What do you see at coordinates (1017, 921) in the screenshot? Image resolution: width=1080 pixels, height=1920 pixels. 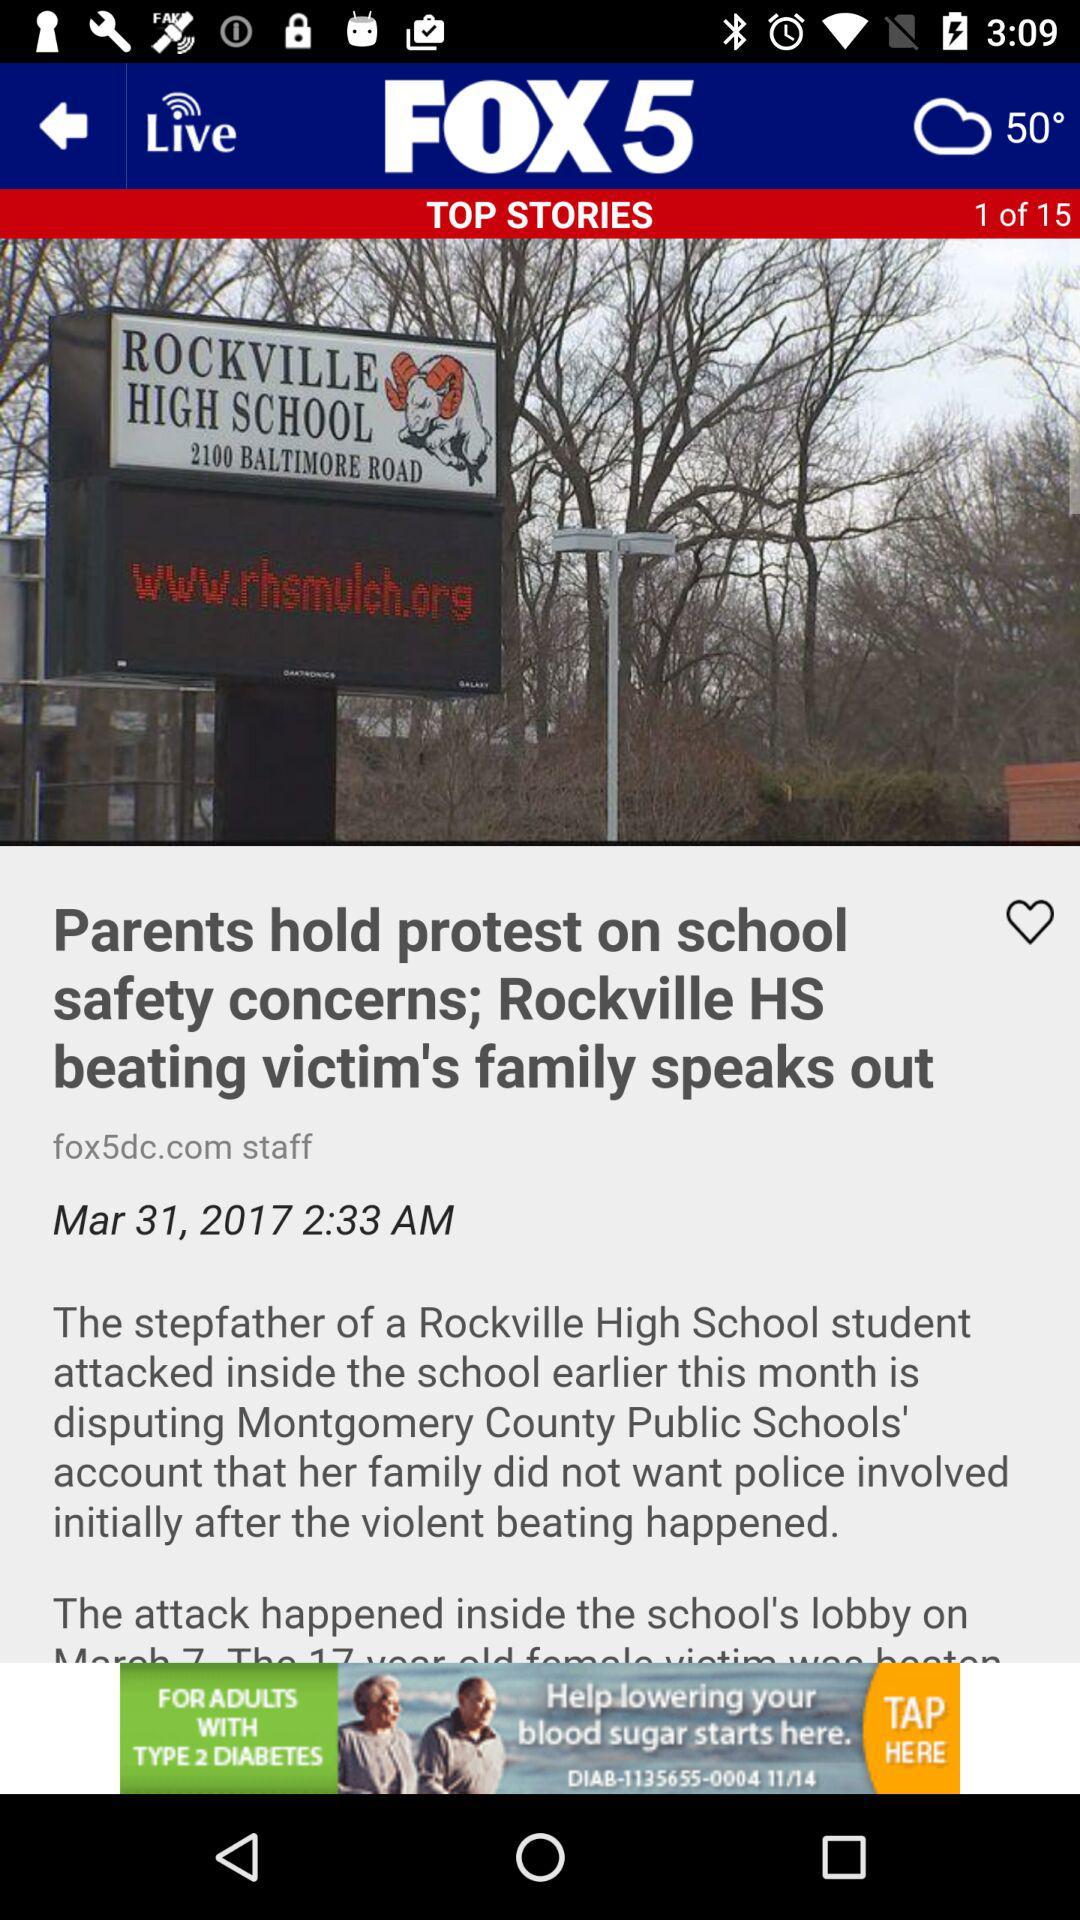 I see `to favorites` at bounding box center [1017, 921].